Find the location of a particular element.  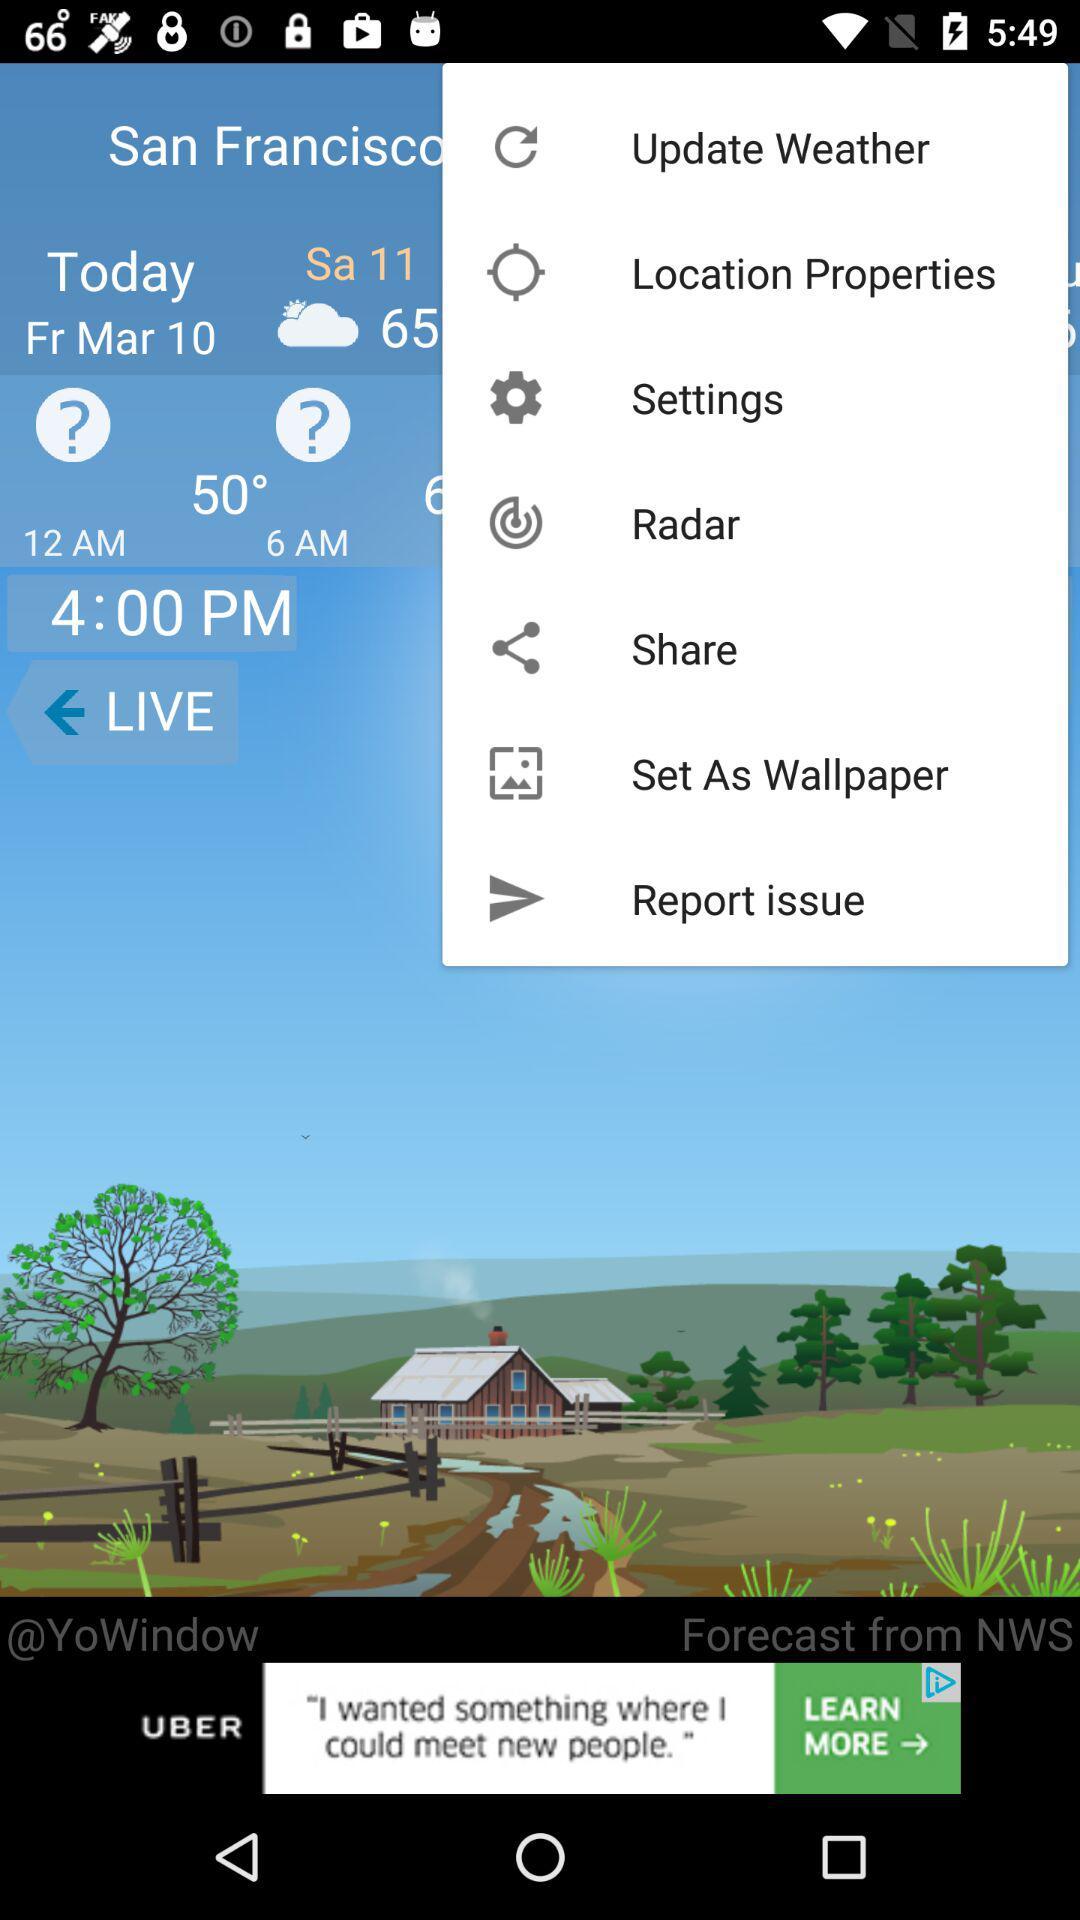

icon above the location properties item is located at coordinates (779, 146).